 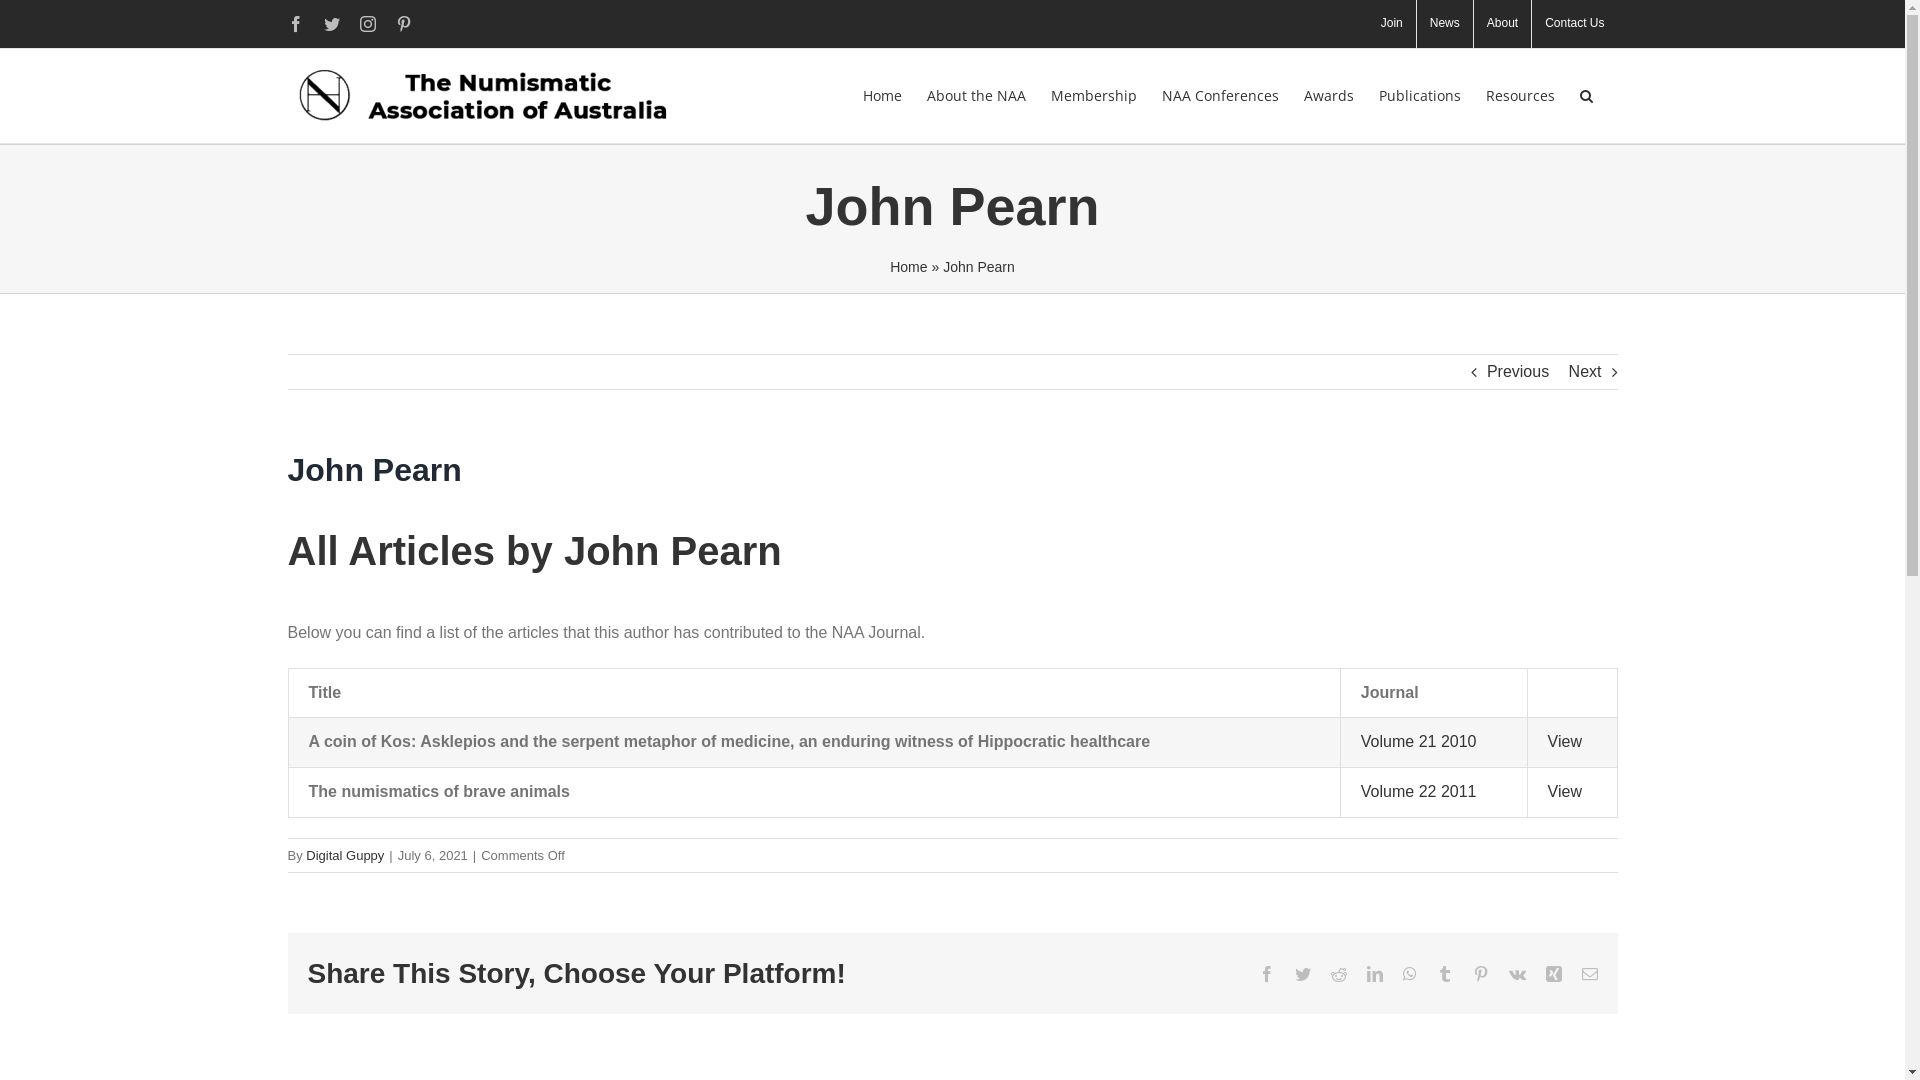 What do you see at coordinates (368, 23) in the screenshot?
I see `'Instagram'` at bounding box center [368, 23].